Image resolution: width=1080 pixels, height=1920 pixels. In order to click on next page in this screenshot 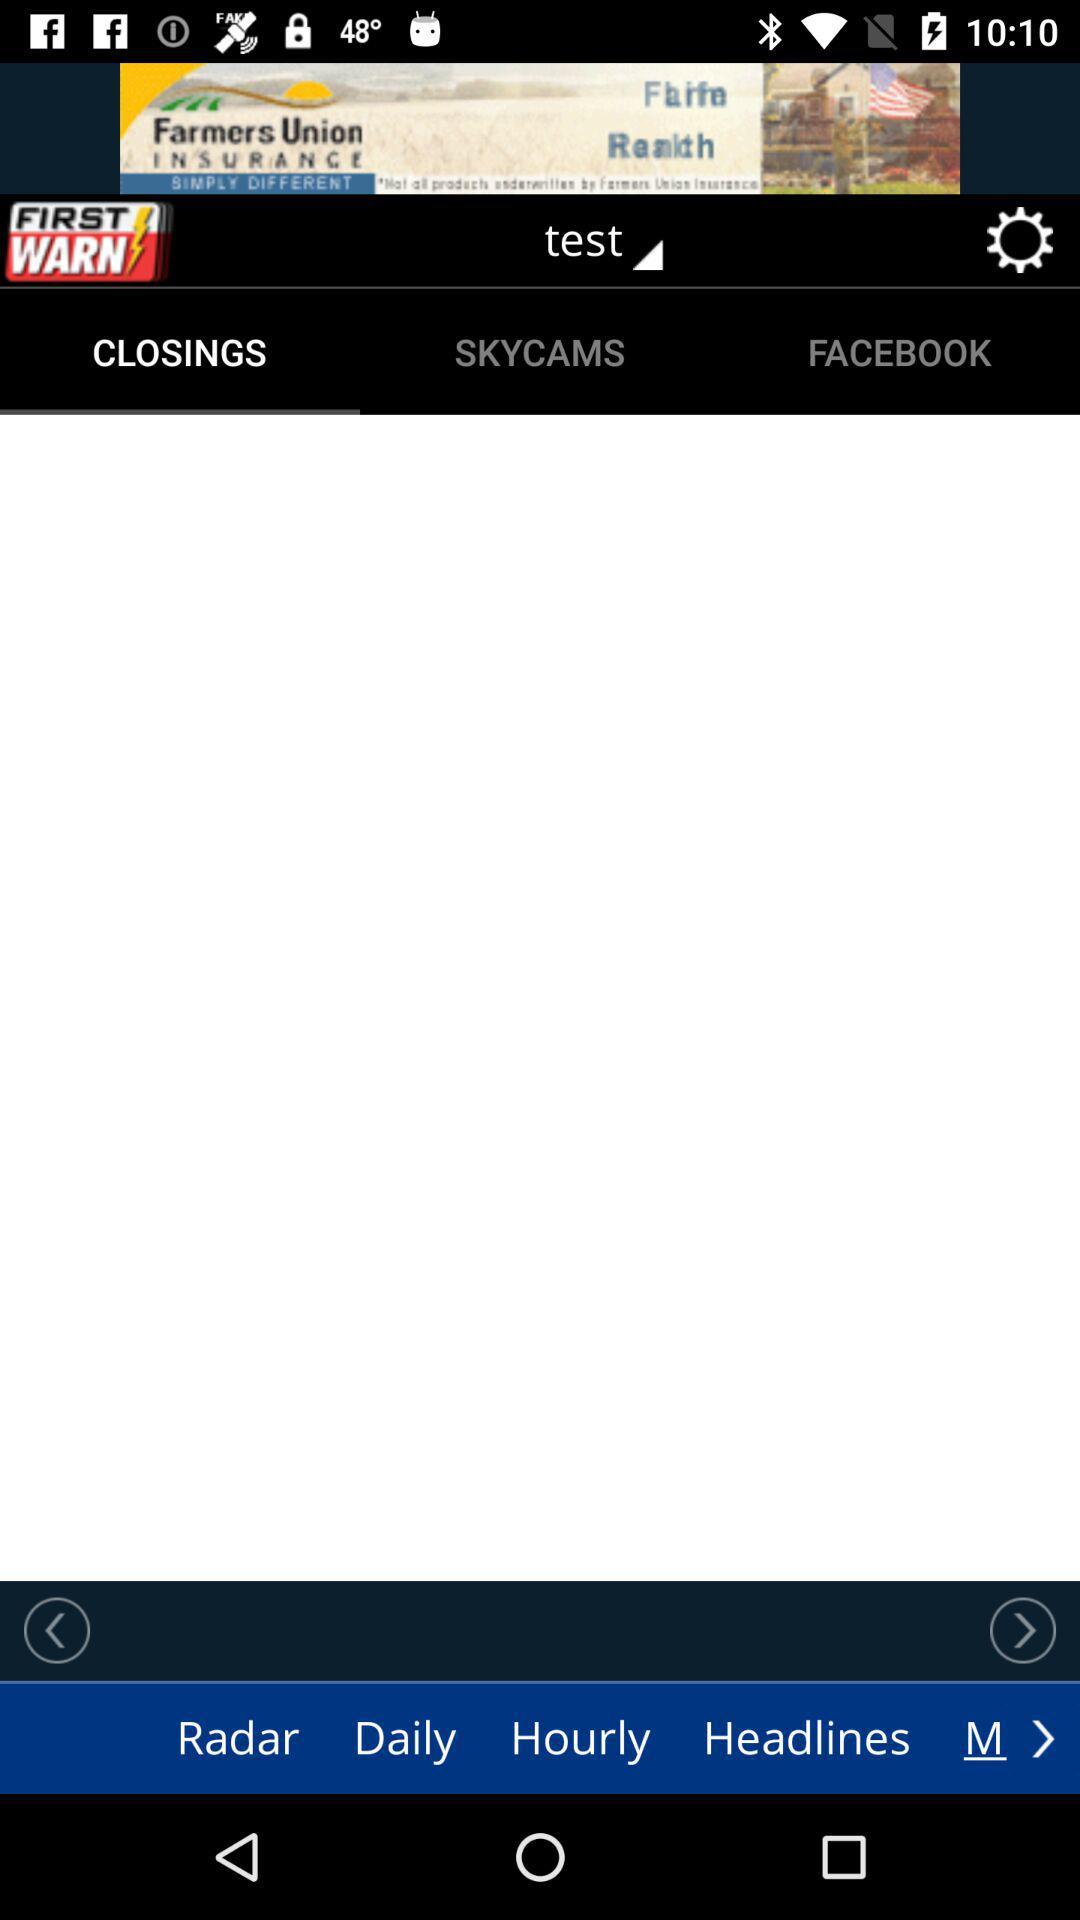, I will do `click(1042, 1737)`.